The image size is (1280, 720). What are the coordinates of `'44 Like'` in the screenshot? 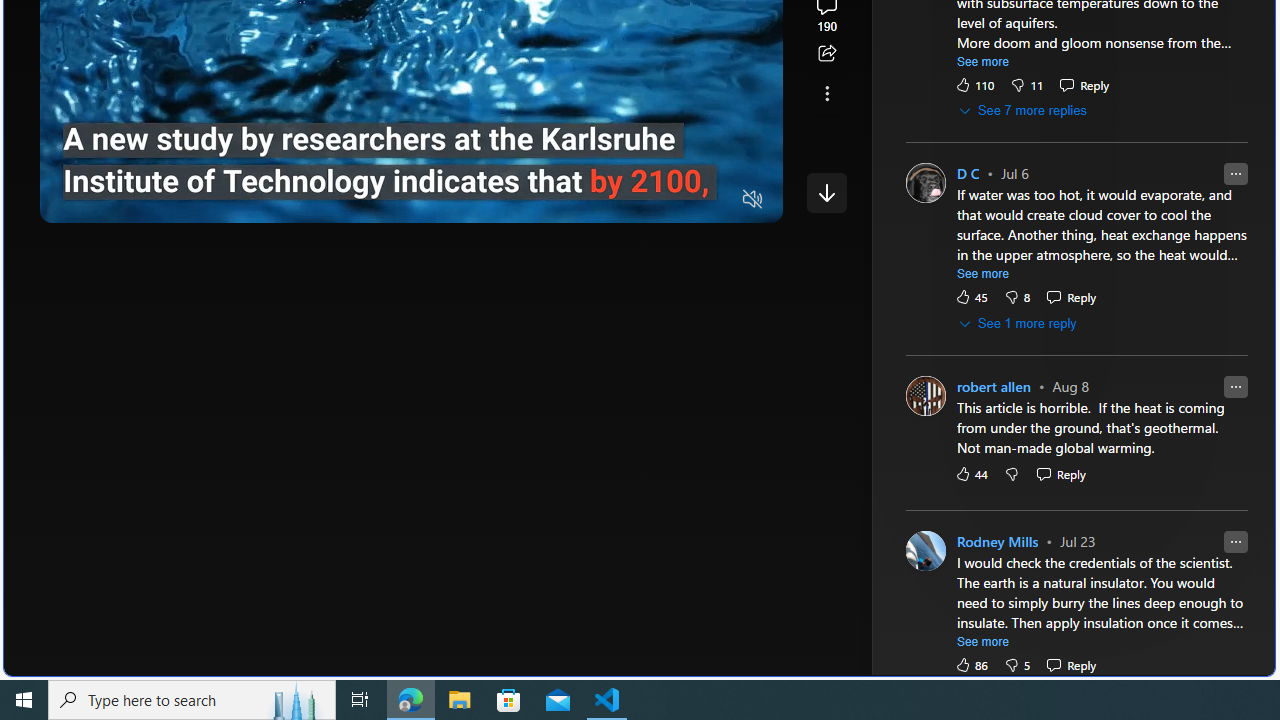 It's located at (970, 473).